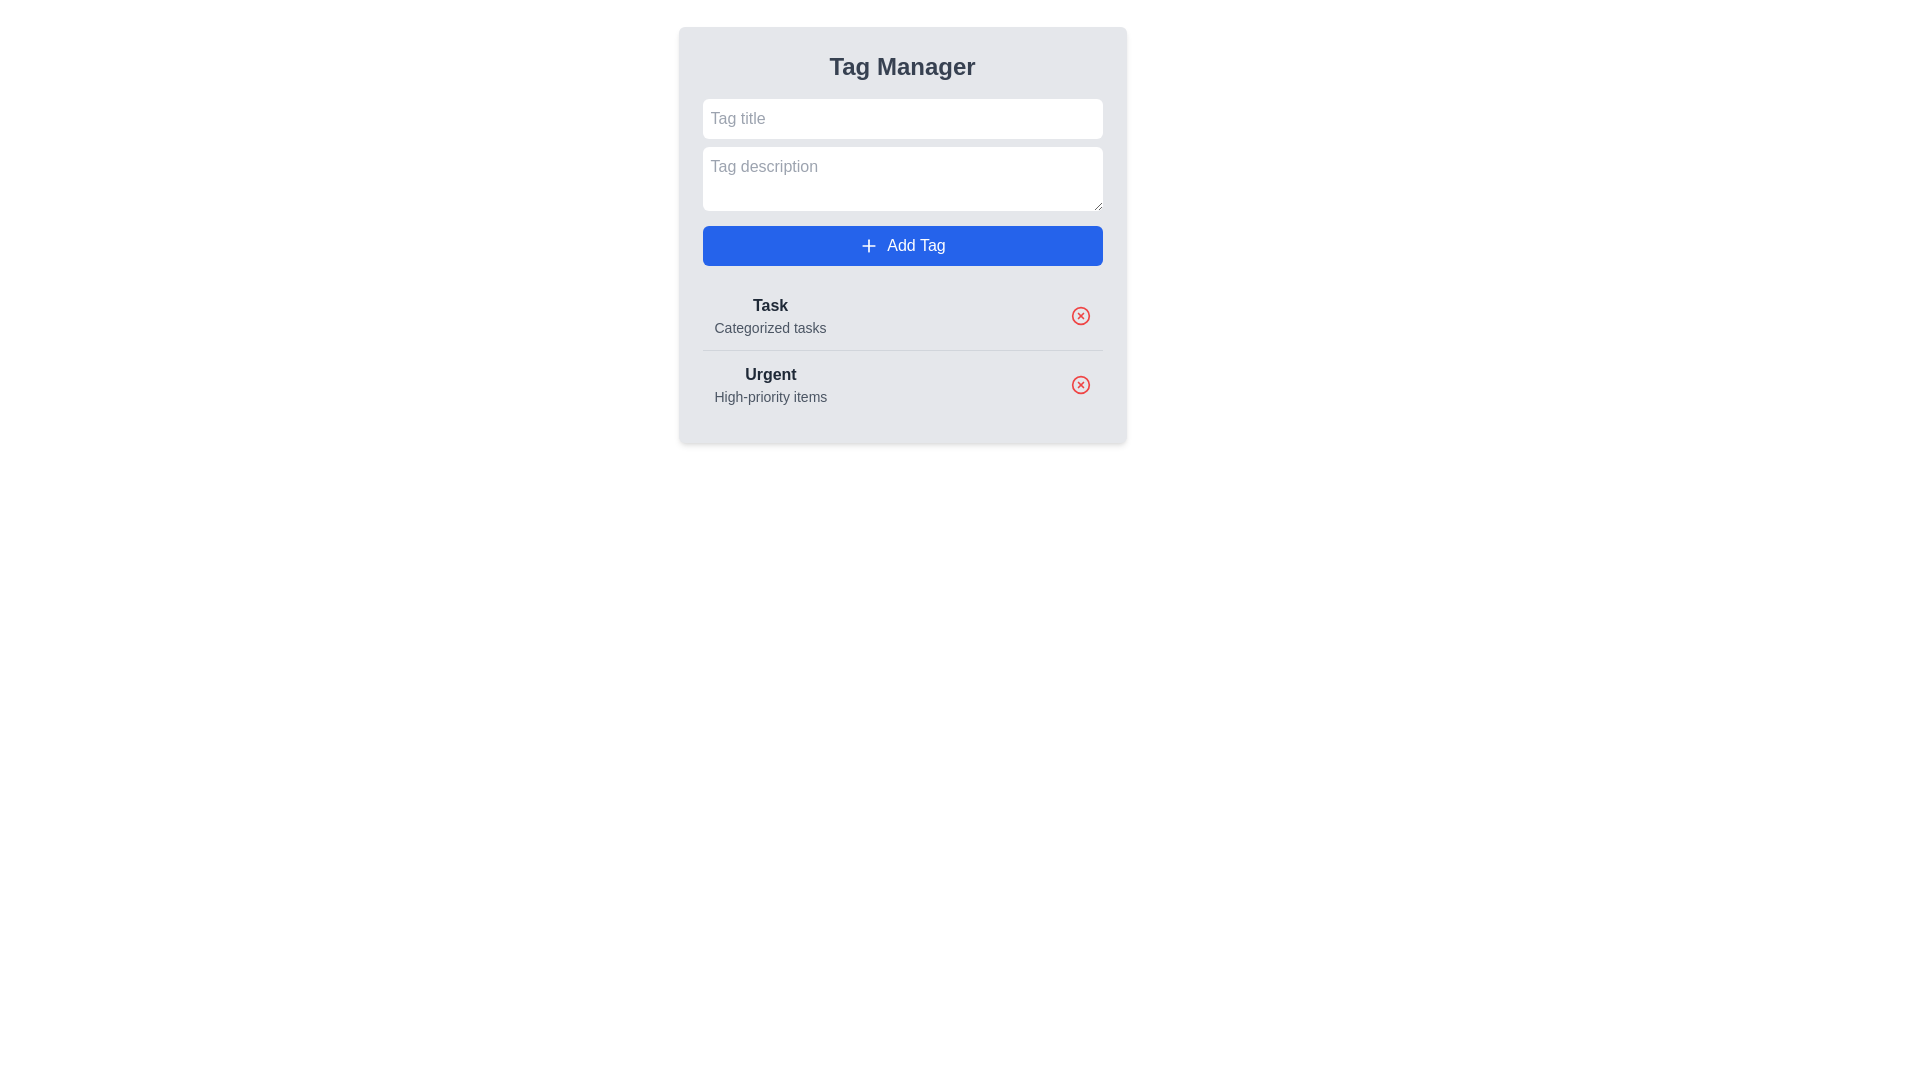 The width and height of the screenshot is (1920, 1080). What do you see at coordinates (901, 245) in the screenshot?
I see `the submit button located beneath the 'Tag title' and 'Tag description' input fields` at bounding box center [901, 245].